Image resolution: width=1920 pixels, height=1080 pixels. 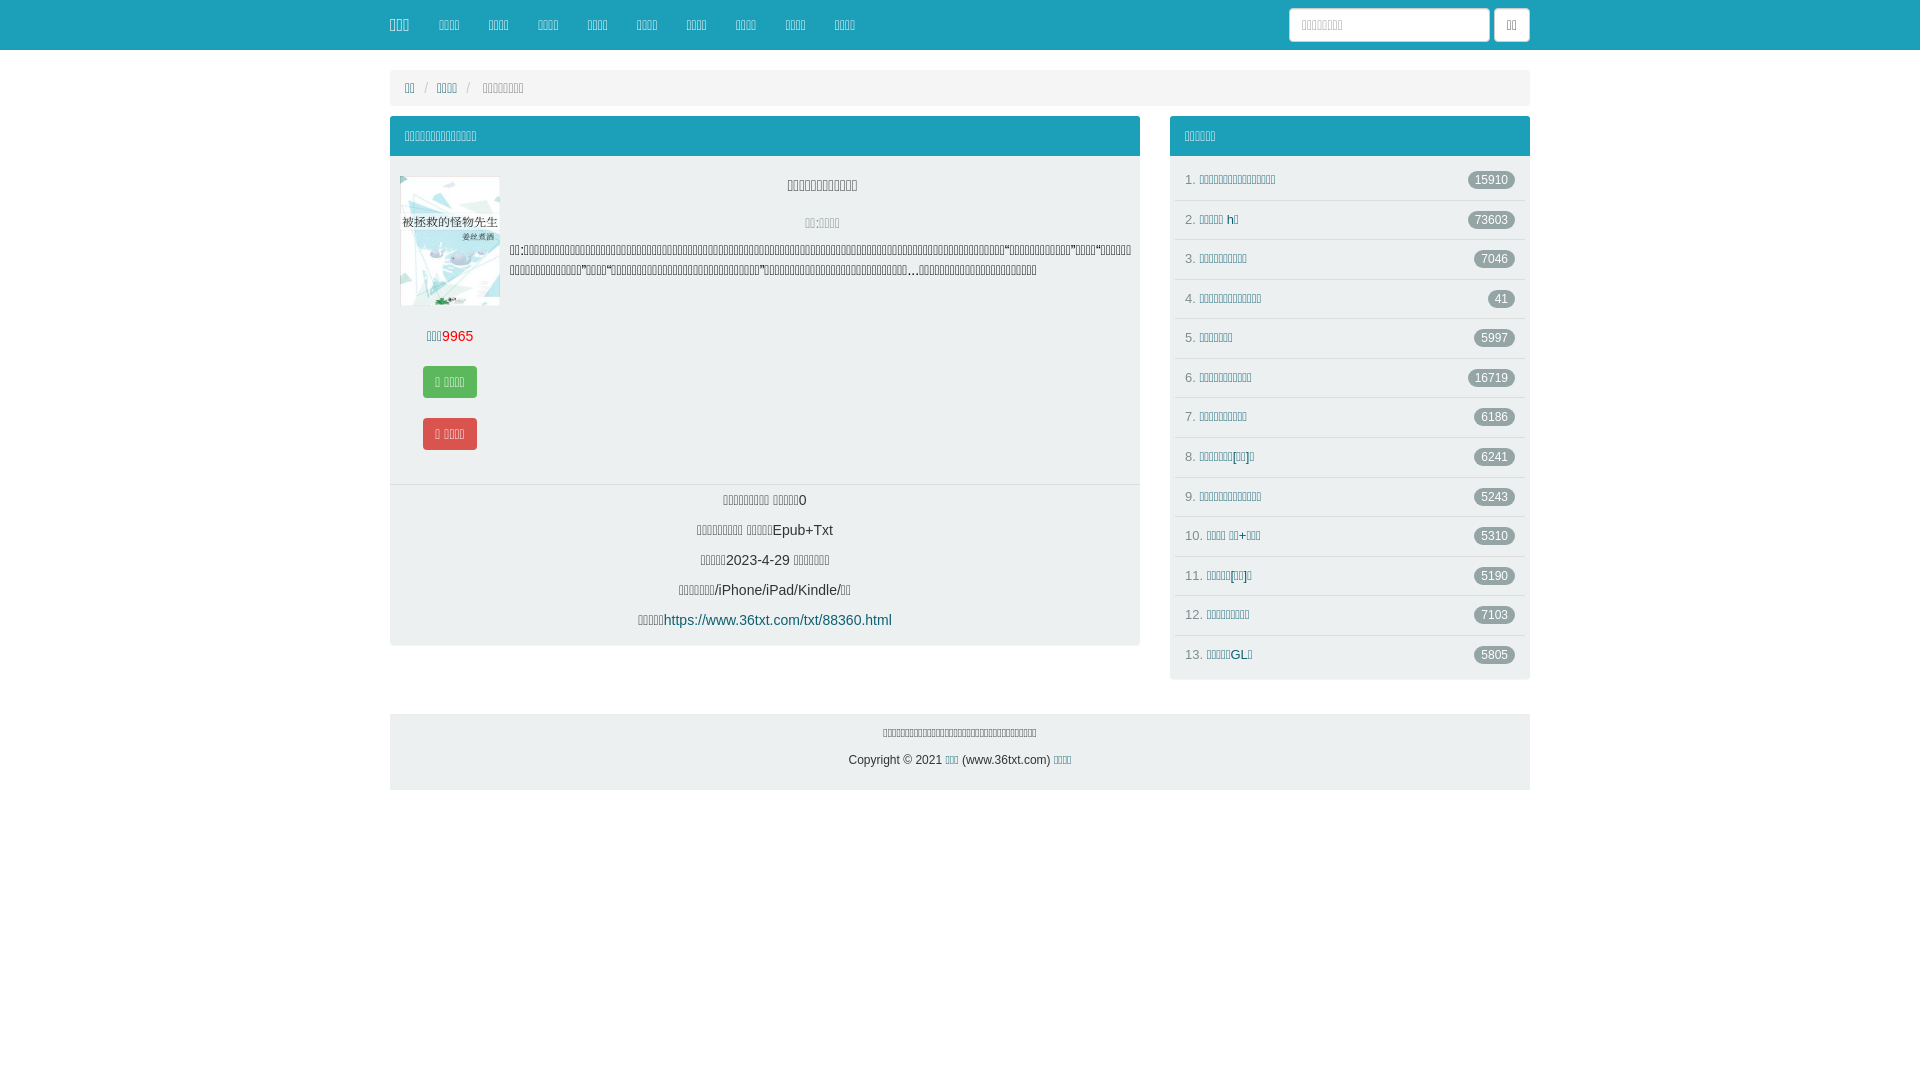 What do you see at coordinates (776, 619) in the screenshot?
I see `'https://www.36txt.com/txt/88360.html'` at bounding box center [776, 619].